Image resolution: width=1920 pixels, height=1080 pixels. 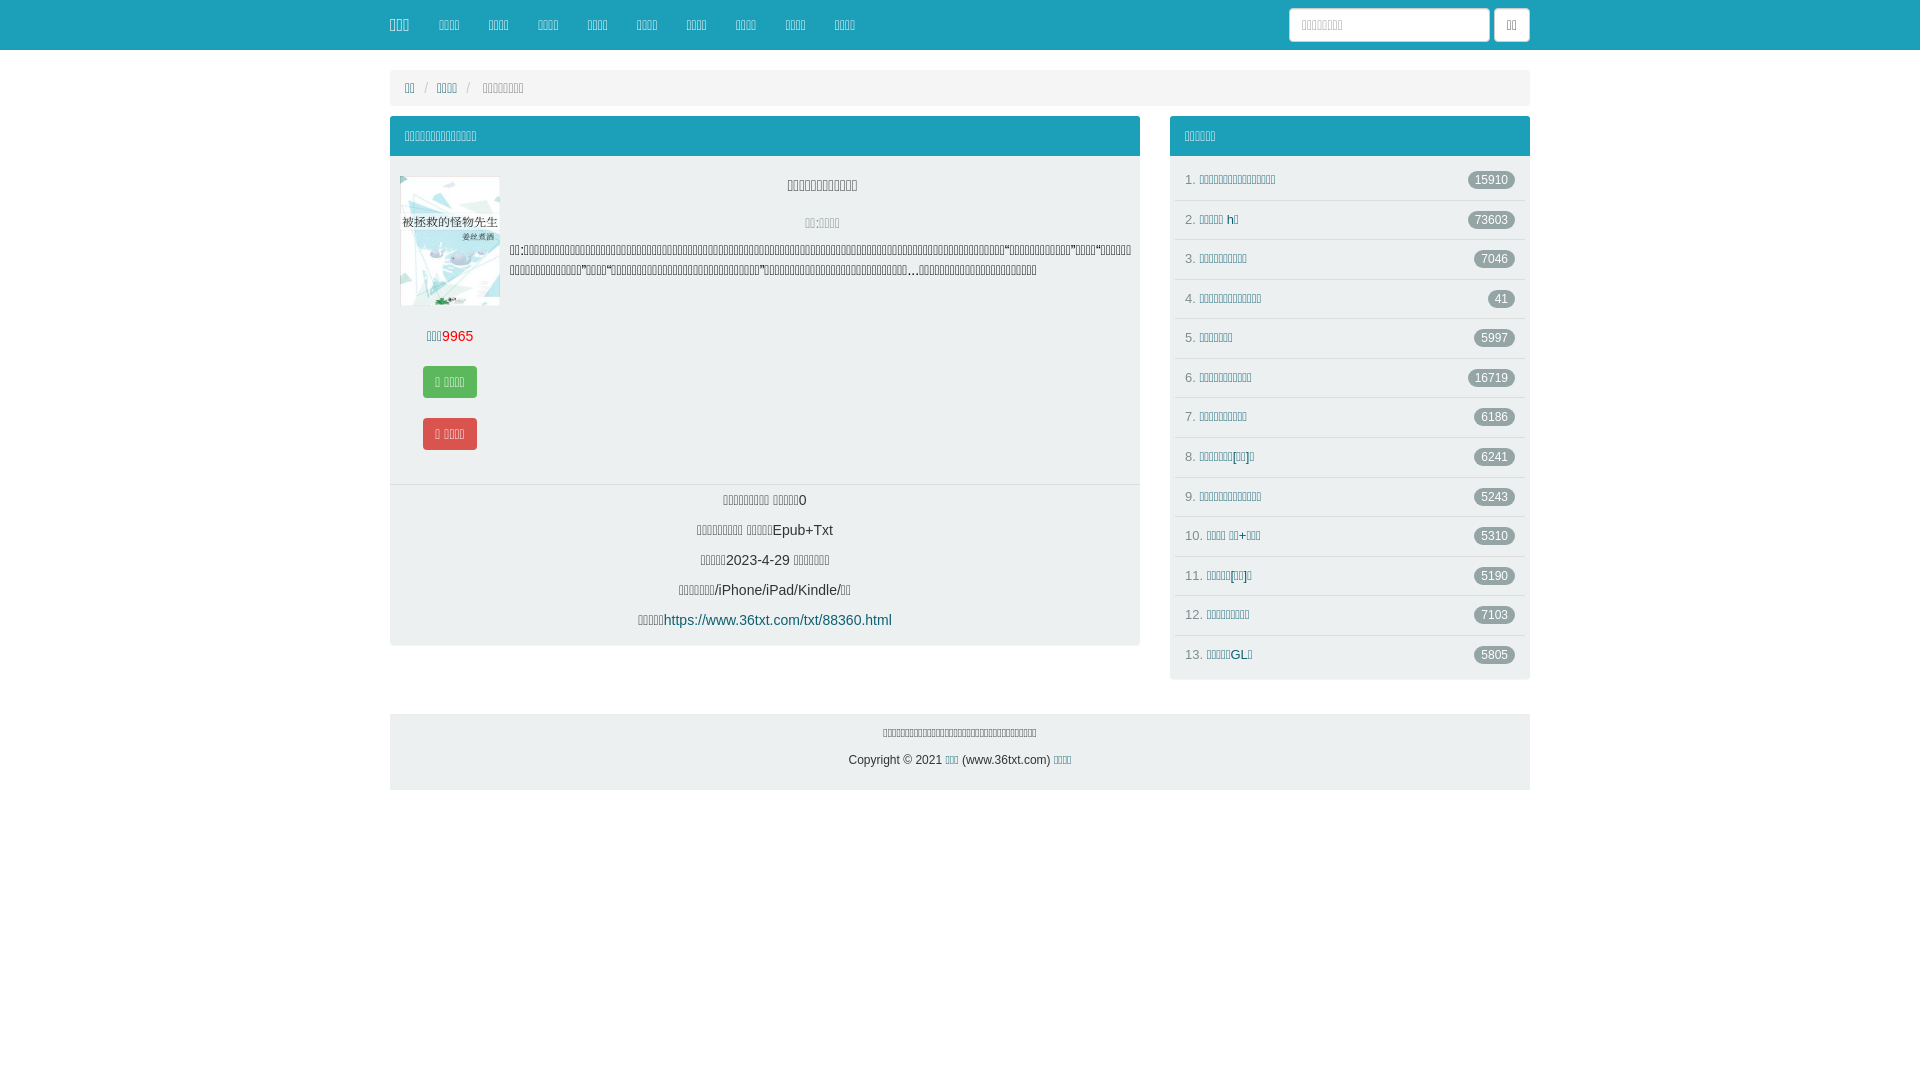 What do you see at coordinates (776, 619) in the screenshot?
I see `'https://www.36txt.com/txt/88360.html'` at bounding box center [776, 619].